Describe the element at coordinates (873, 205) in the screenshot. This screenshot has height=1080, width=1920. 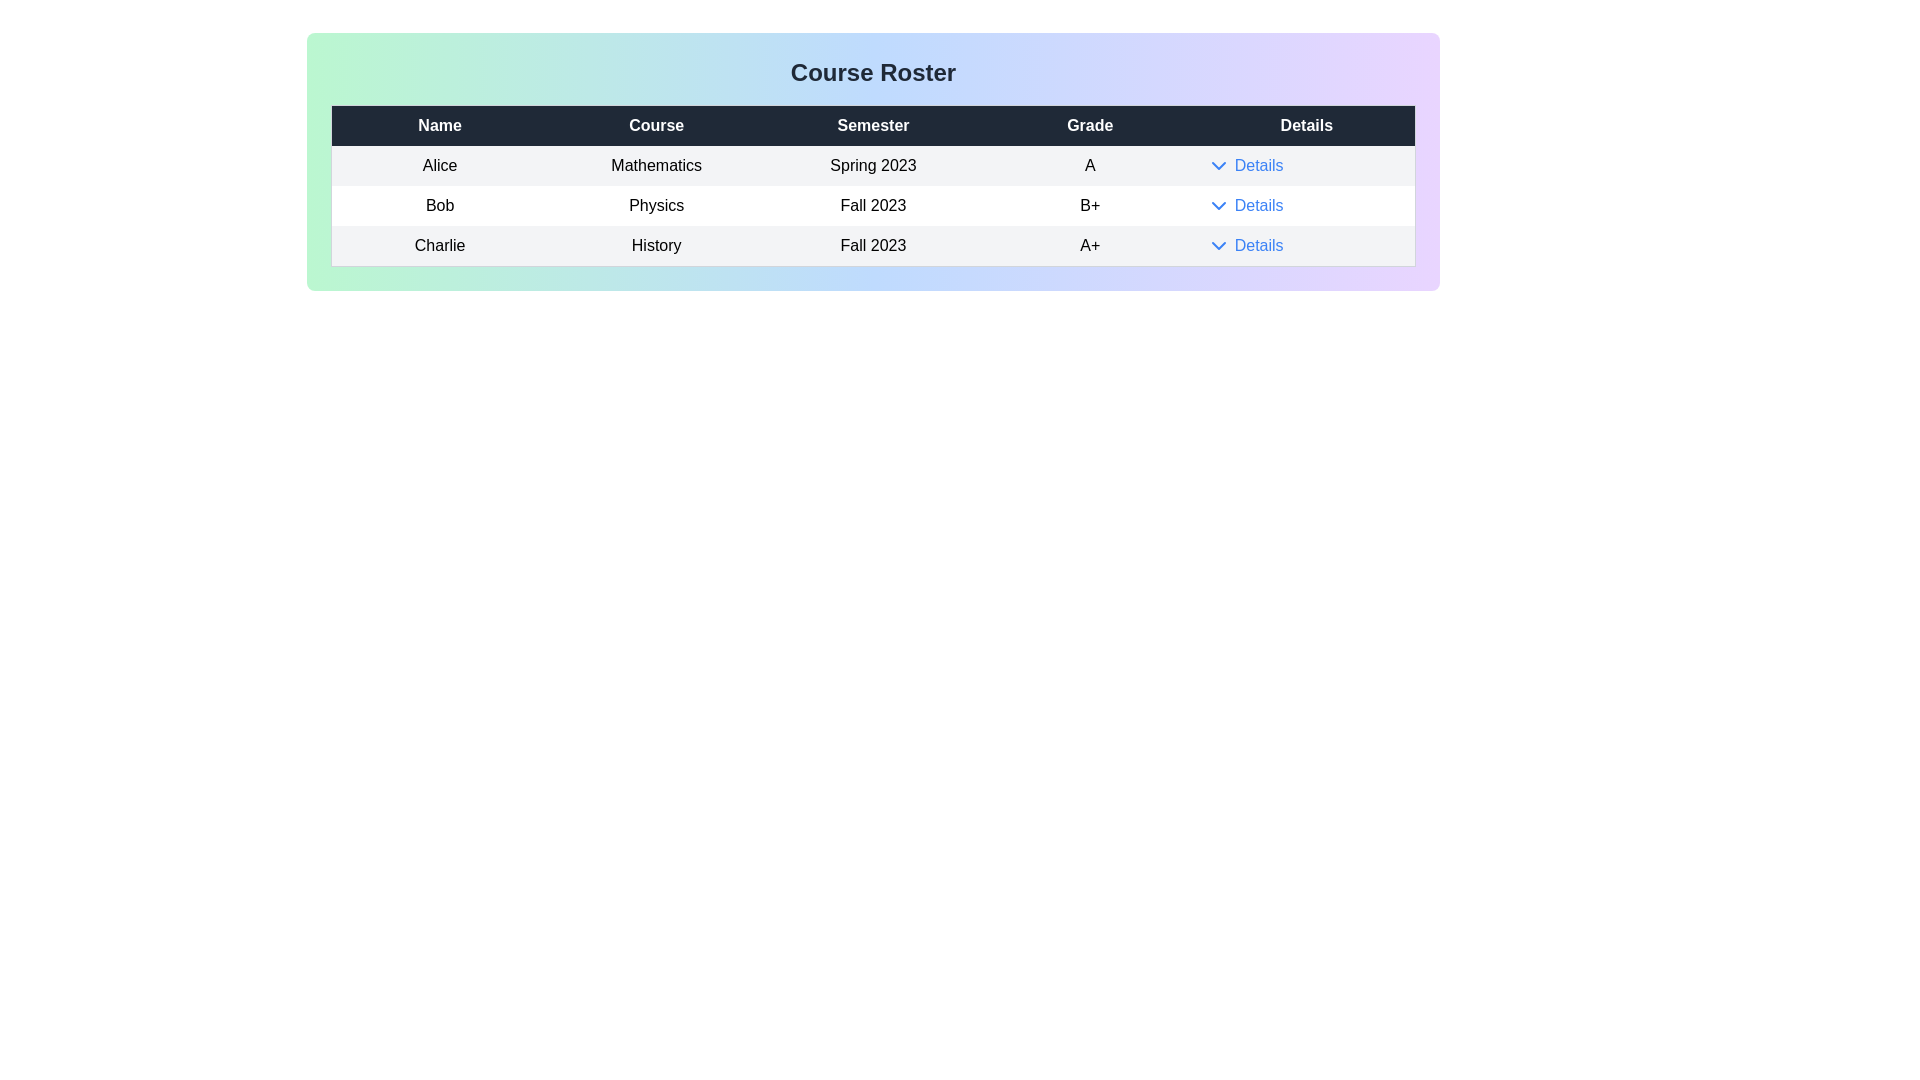
I see `the label displaying 'Fall 2023' in bold, centered style, located in the 'Semester' column of the table, following elements 'Bob' and 'Physics'` at that location.